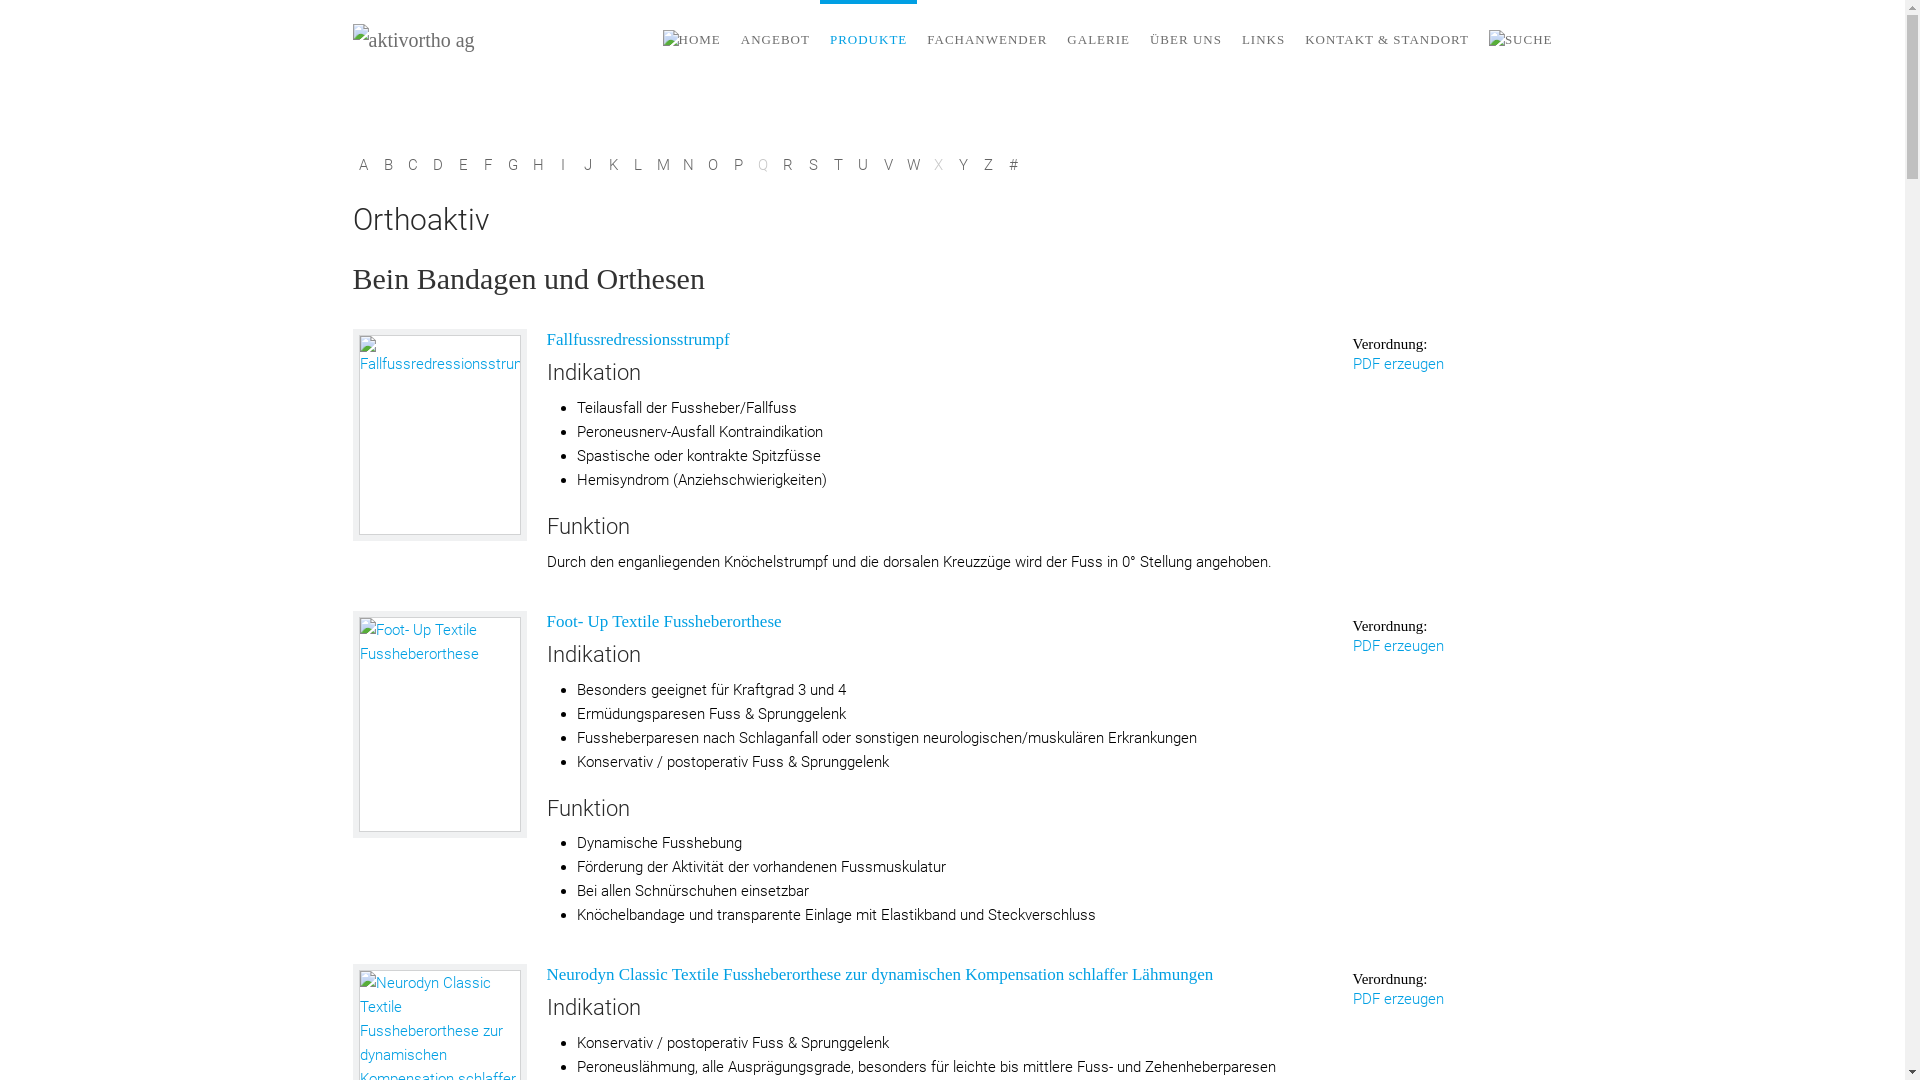  I want to click on 'F', so click(488, 164).